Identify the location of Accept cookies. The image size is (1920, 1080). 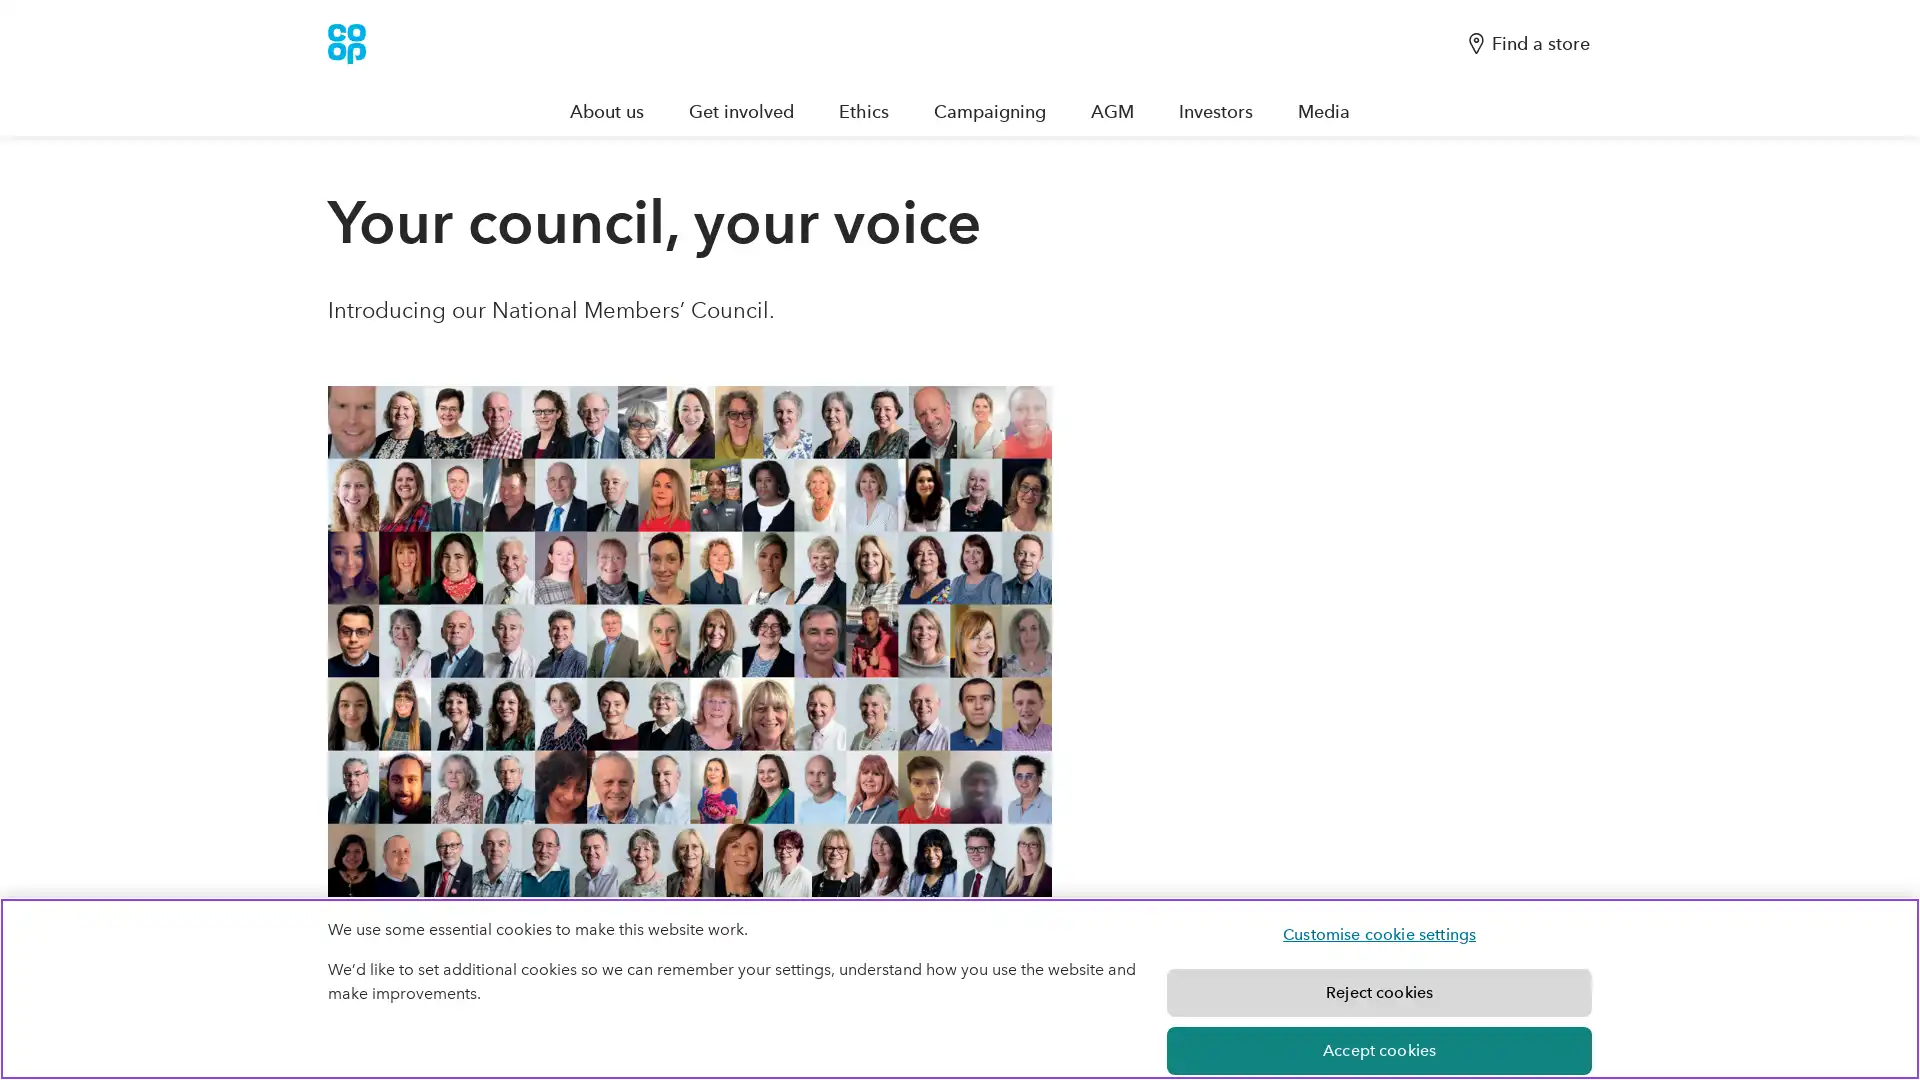
(1377, 1049).